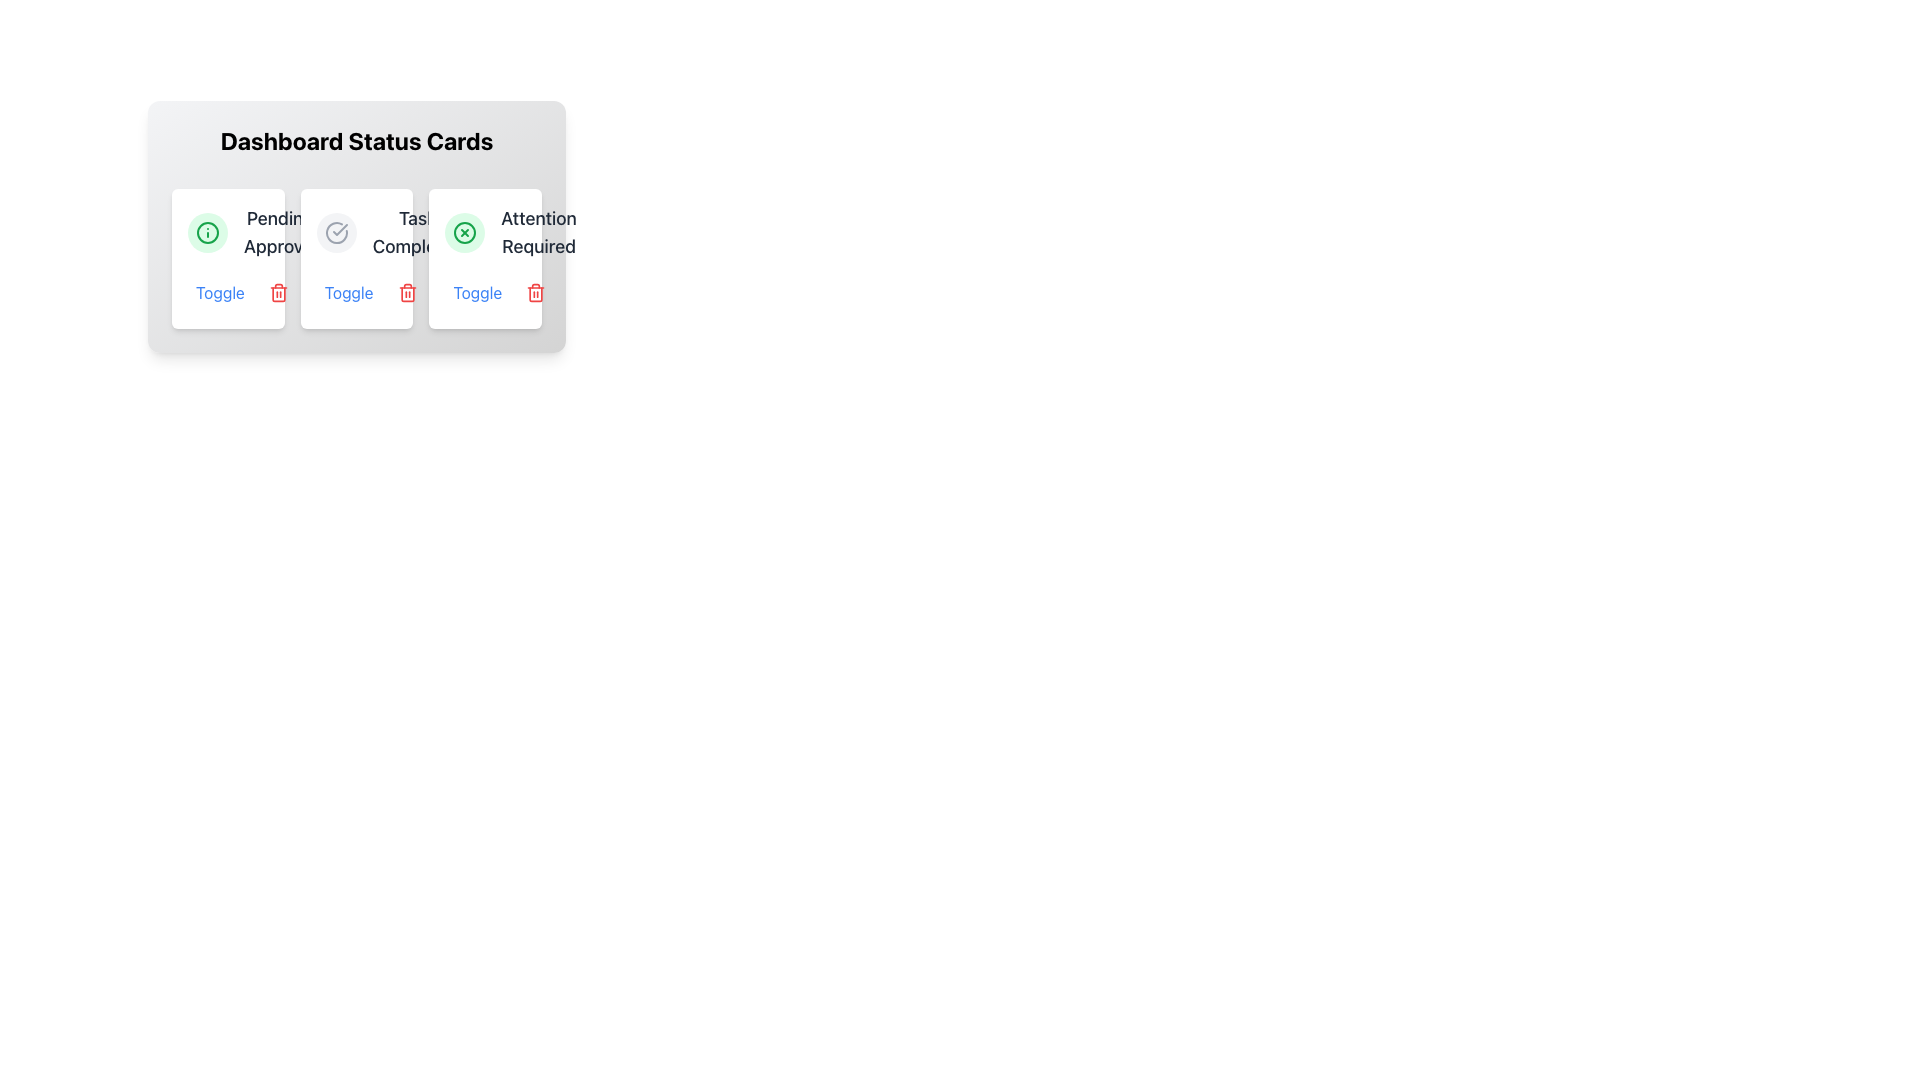  Describe the element at coordinates (207, 231) in the screenshot. I see `the circular icon with a green border and background featuring an 'i' symbol, located in the top-left corner of the first status card titled 'Dashboard Status Cards'` at that location.